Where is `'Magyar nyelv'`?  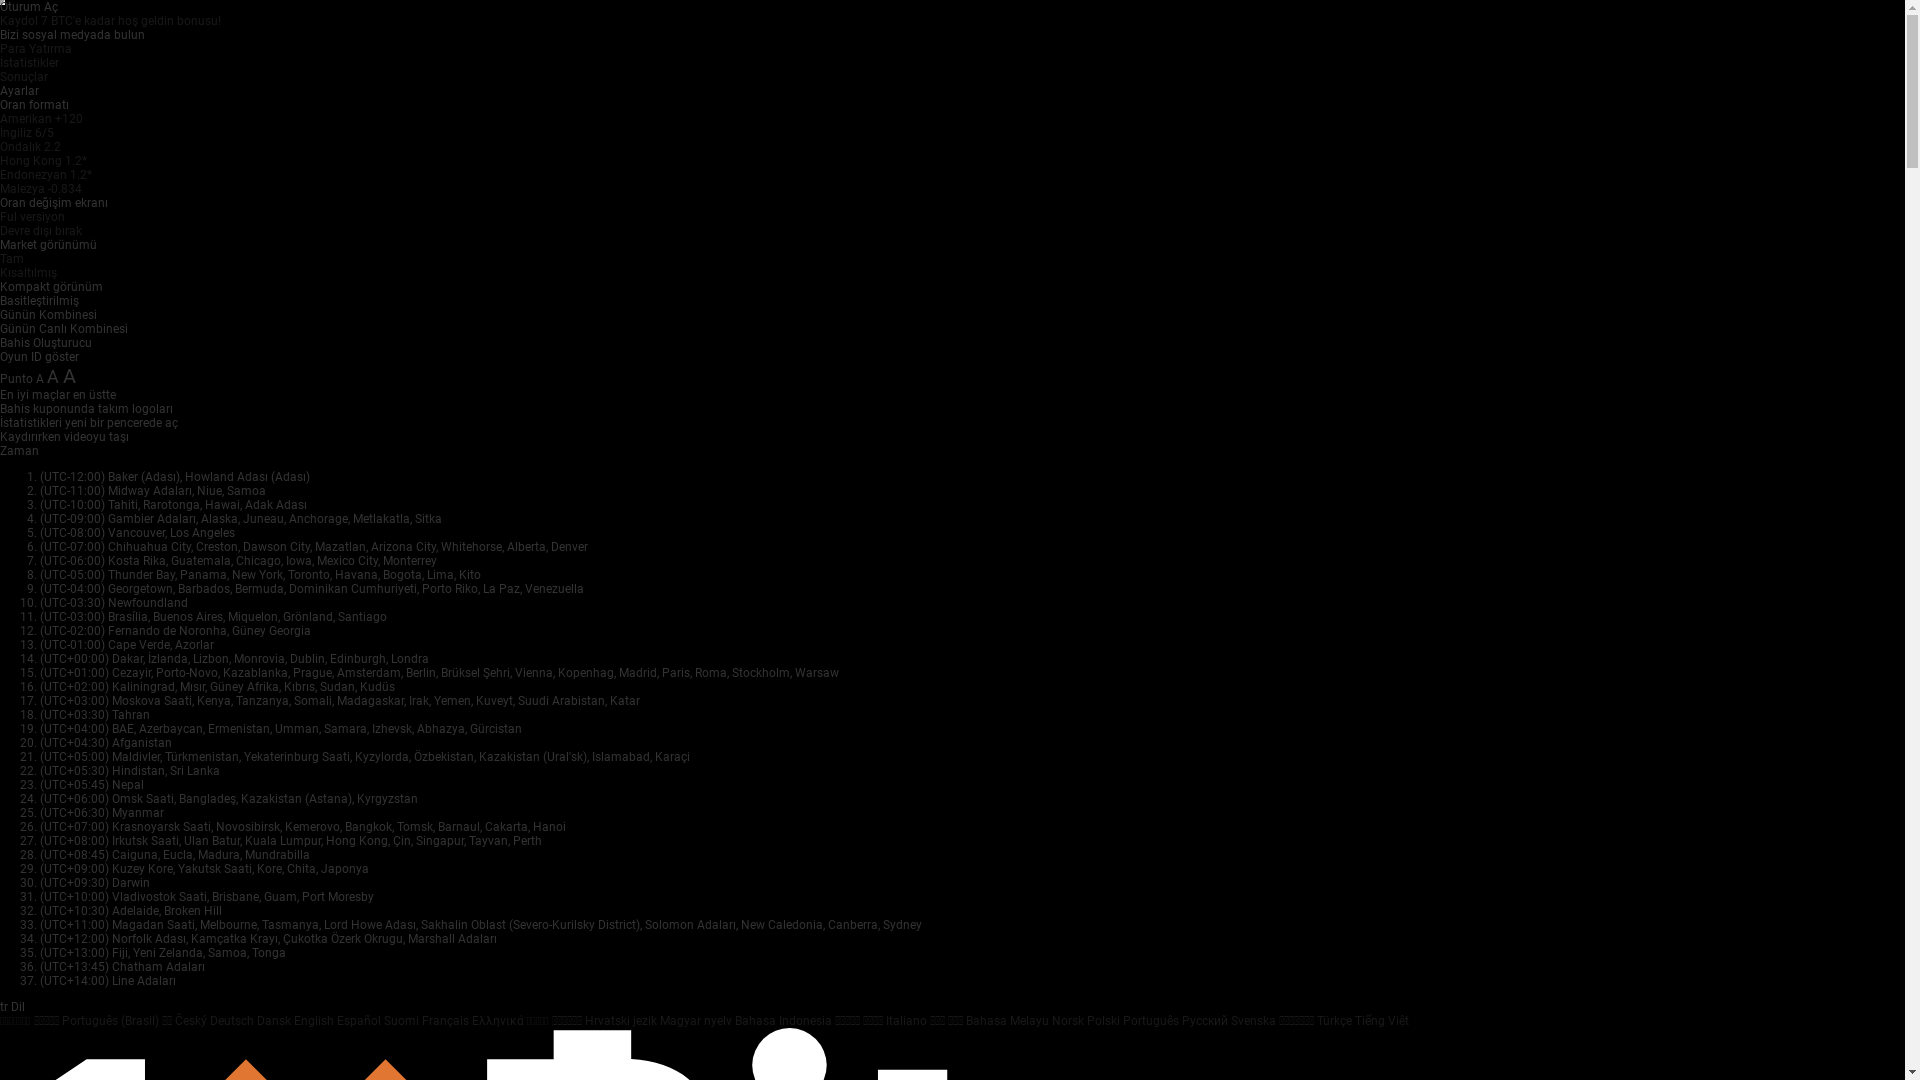 'Magyar nyelv' is located at coordinates (697, 1021).